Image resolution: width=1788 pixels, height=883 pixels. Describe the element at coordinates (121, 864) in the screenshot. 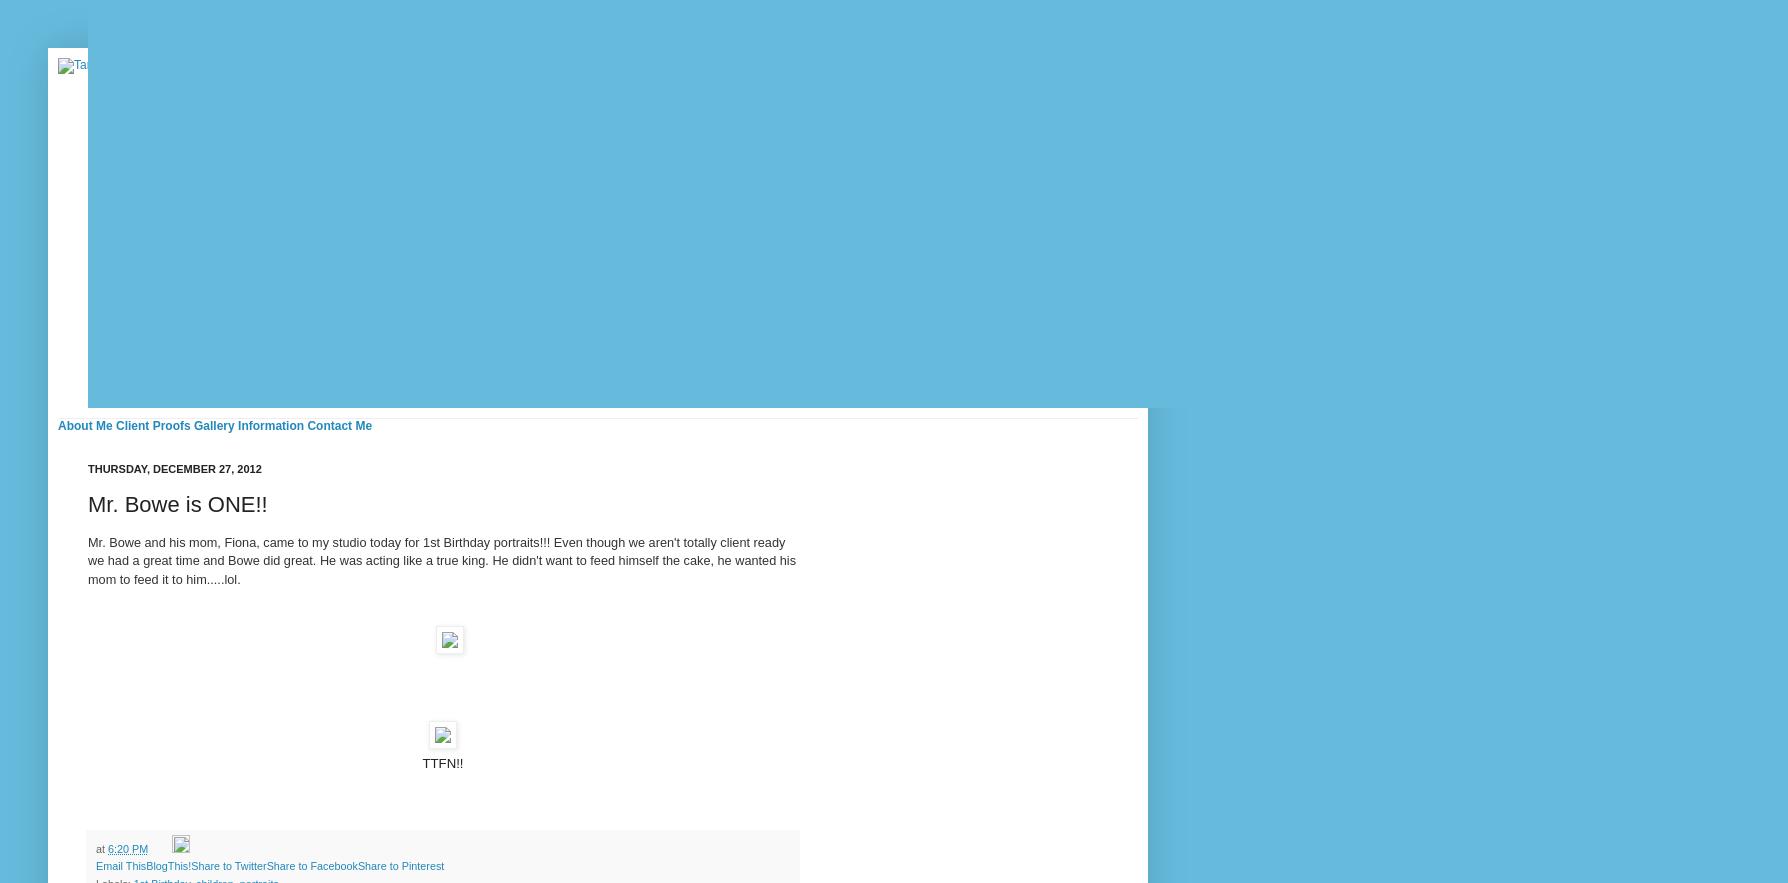

I see `'Email This'` at that location.